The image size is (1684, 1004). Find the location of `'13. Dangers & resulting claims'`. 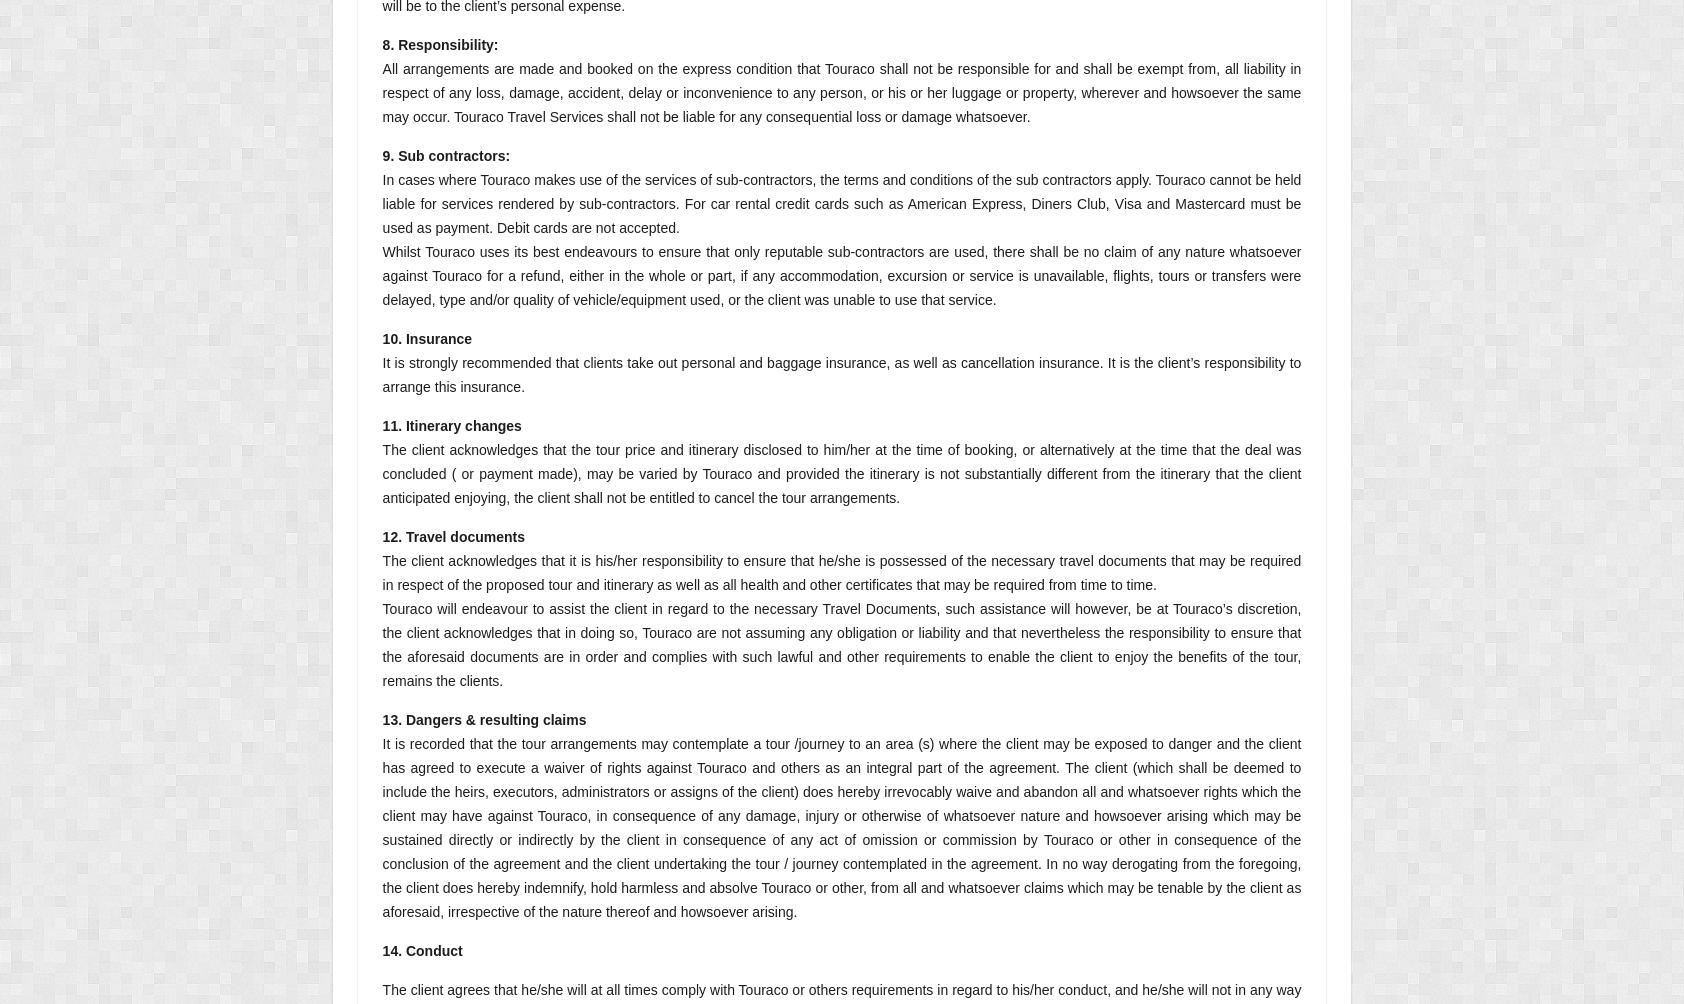

'13. Dangers & resulting claims' is located at coordinates (482, 718).